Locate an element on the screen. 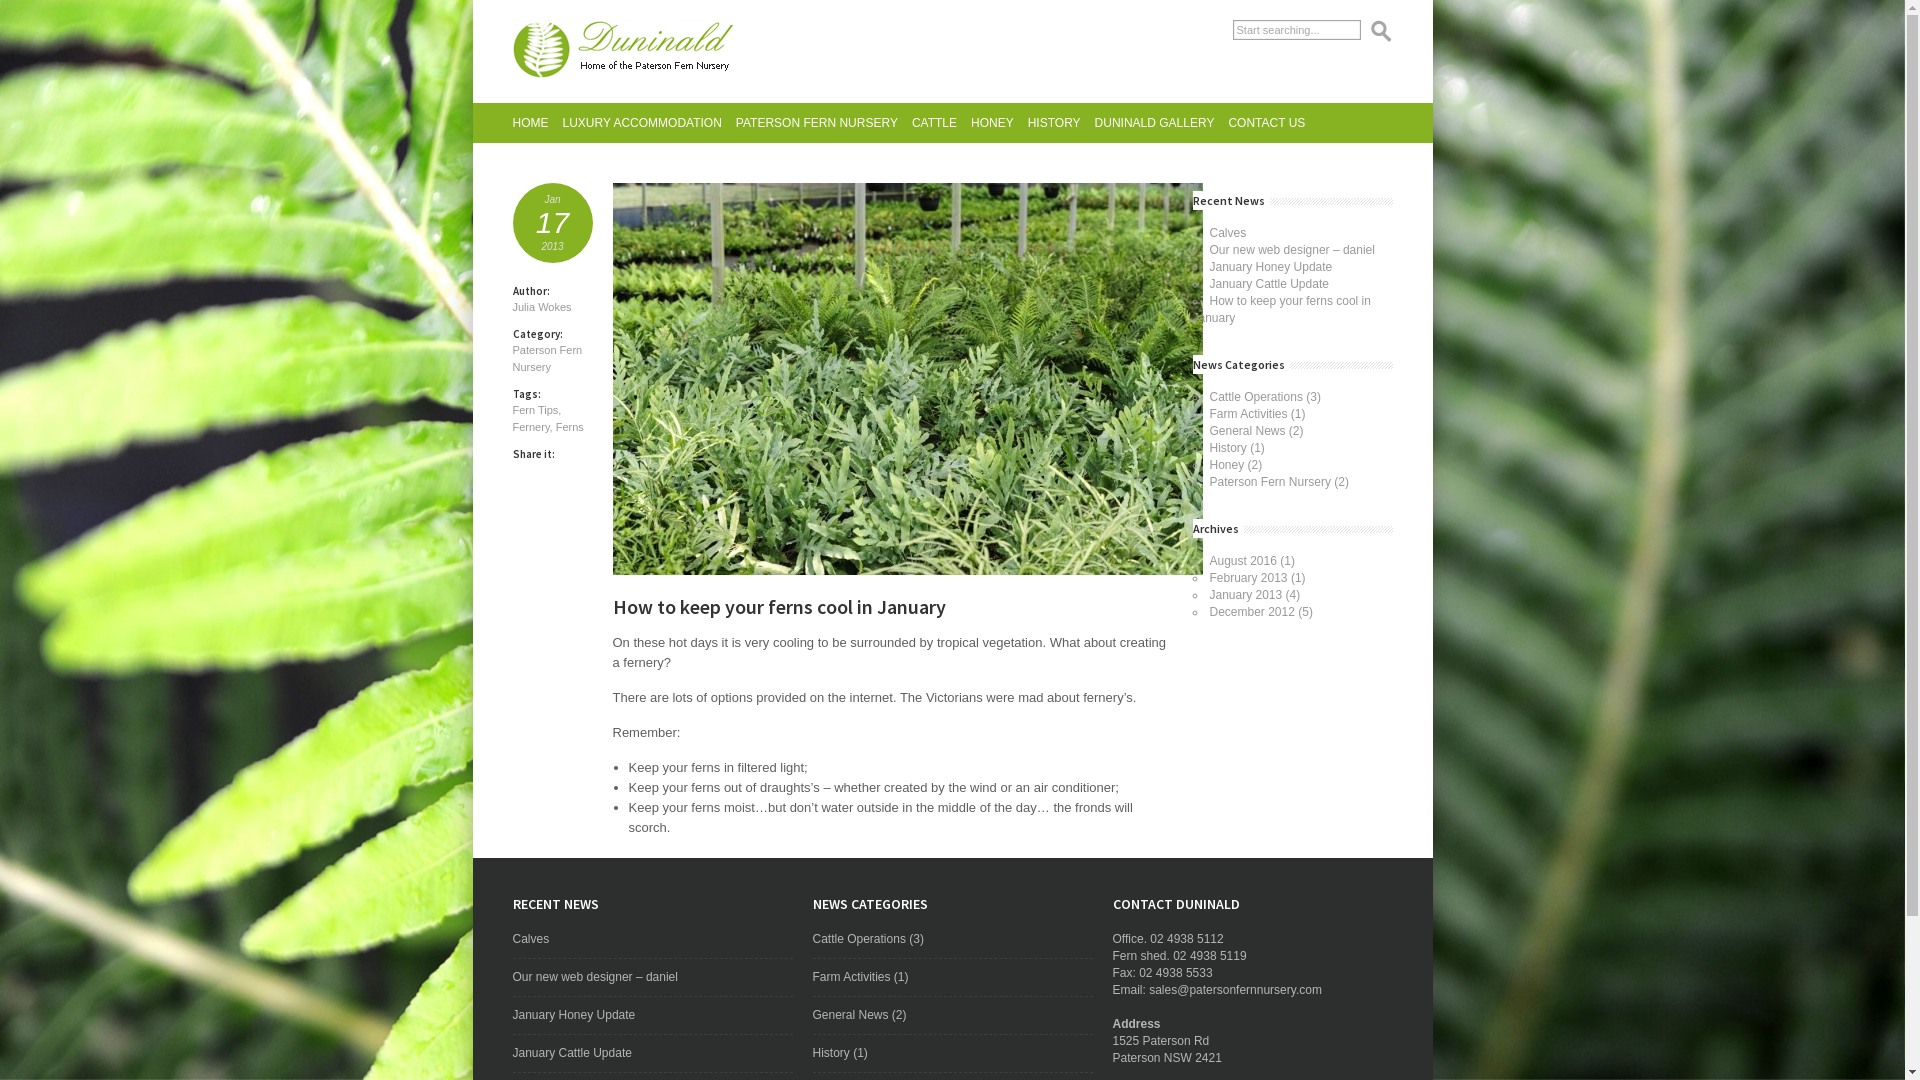 The width and height of the screenshot is (1920, 1080). 'sales@patersonfernnursery.com' is located at coordinates (1148, 990).